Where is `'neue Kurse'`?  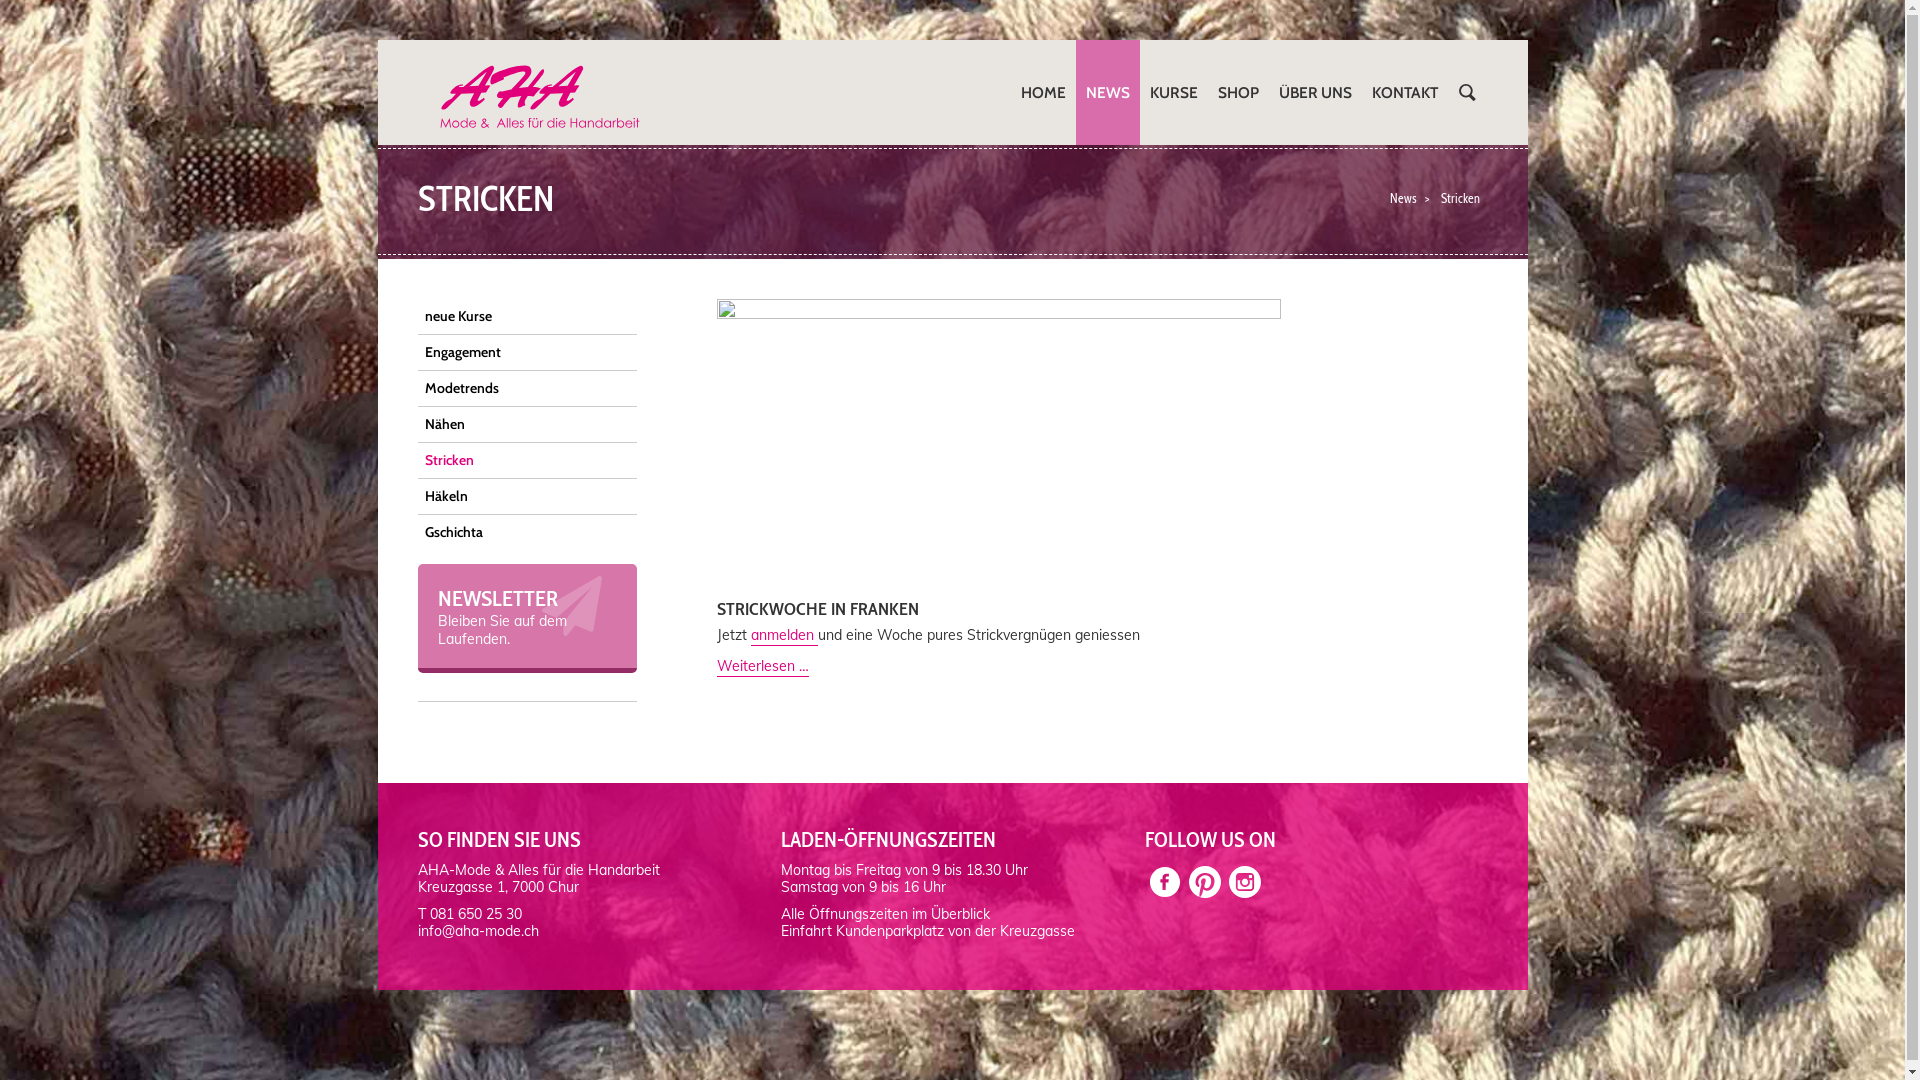
'neue Kurse' is located at coordinates (527, 315).